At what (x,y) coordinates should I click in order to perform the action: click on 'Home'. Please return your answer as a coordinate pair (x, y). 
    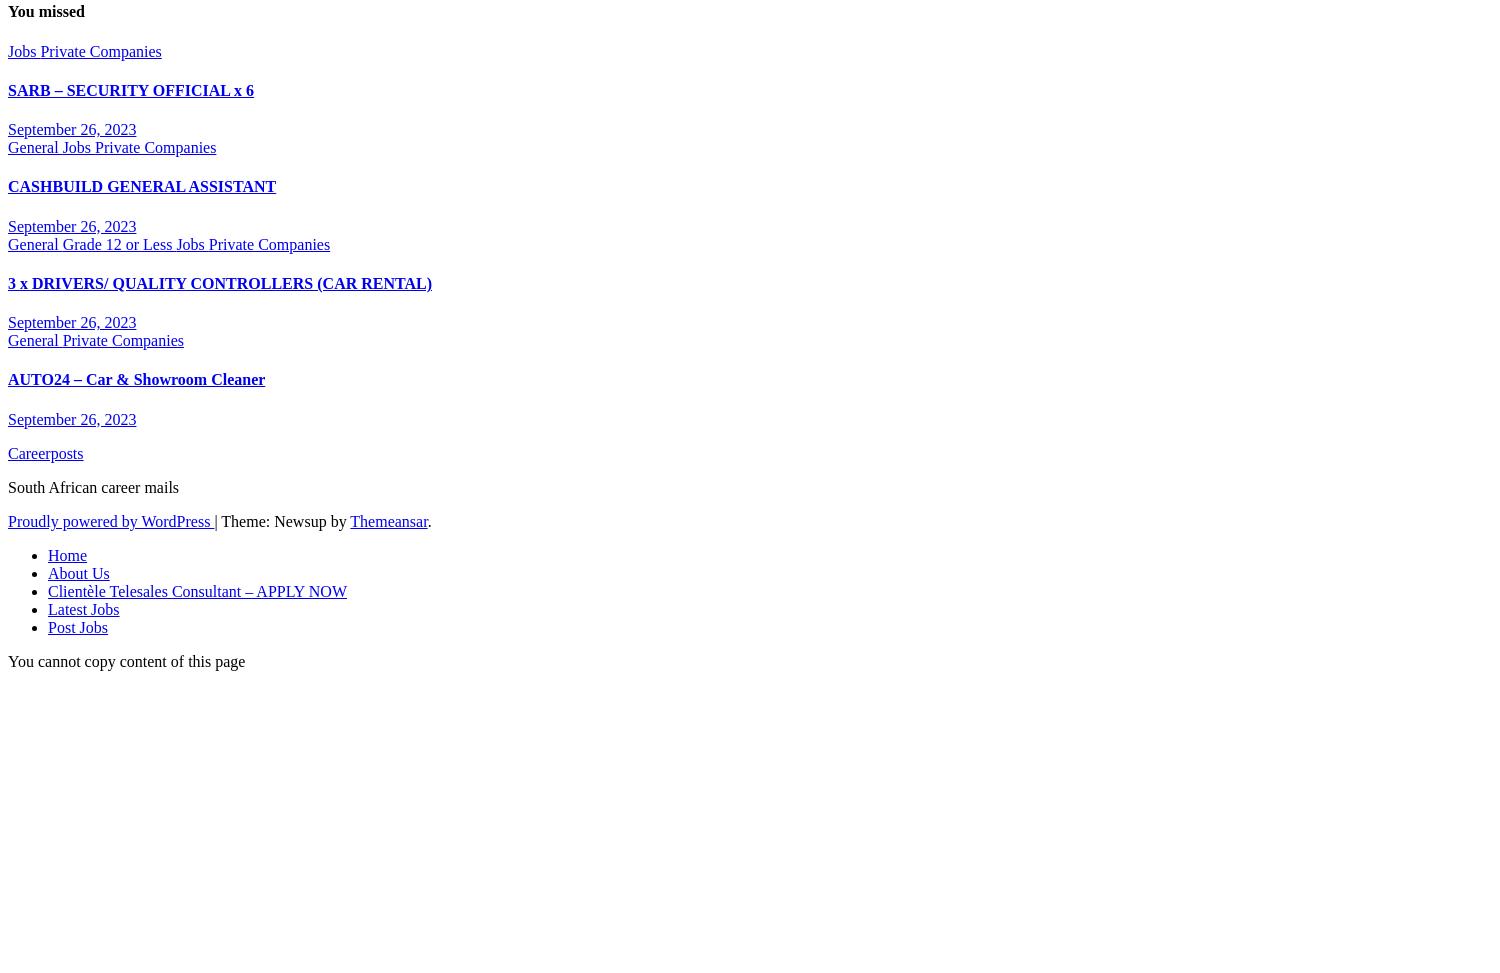
    Looking at the image, I should click on (66, 553).